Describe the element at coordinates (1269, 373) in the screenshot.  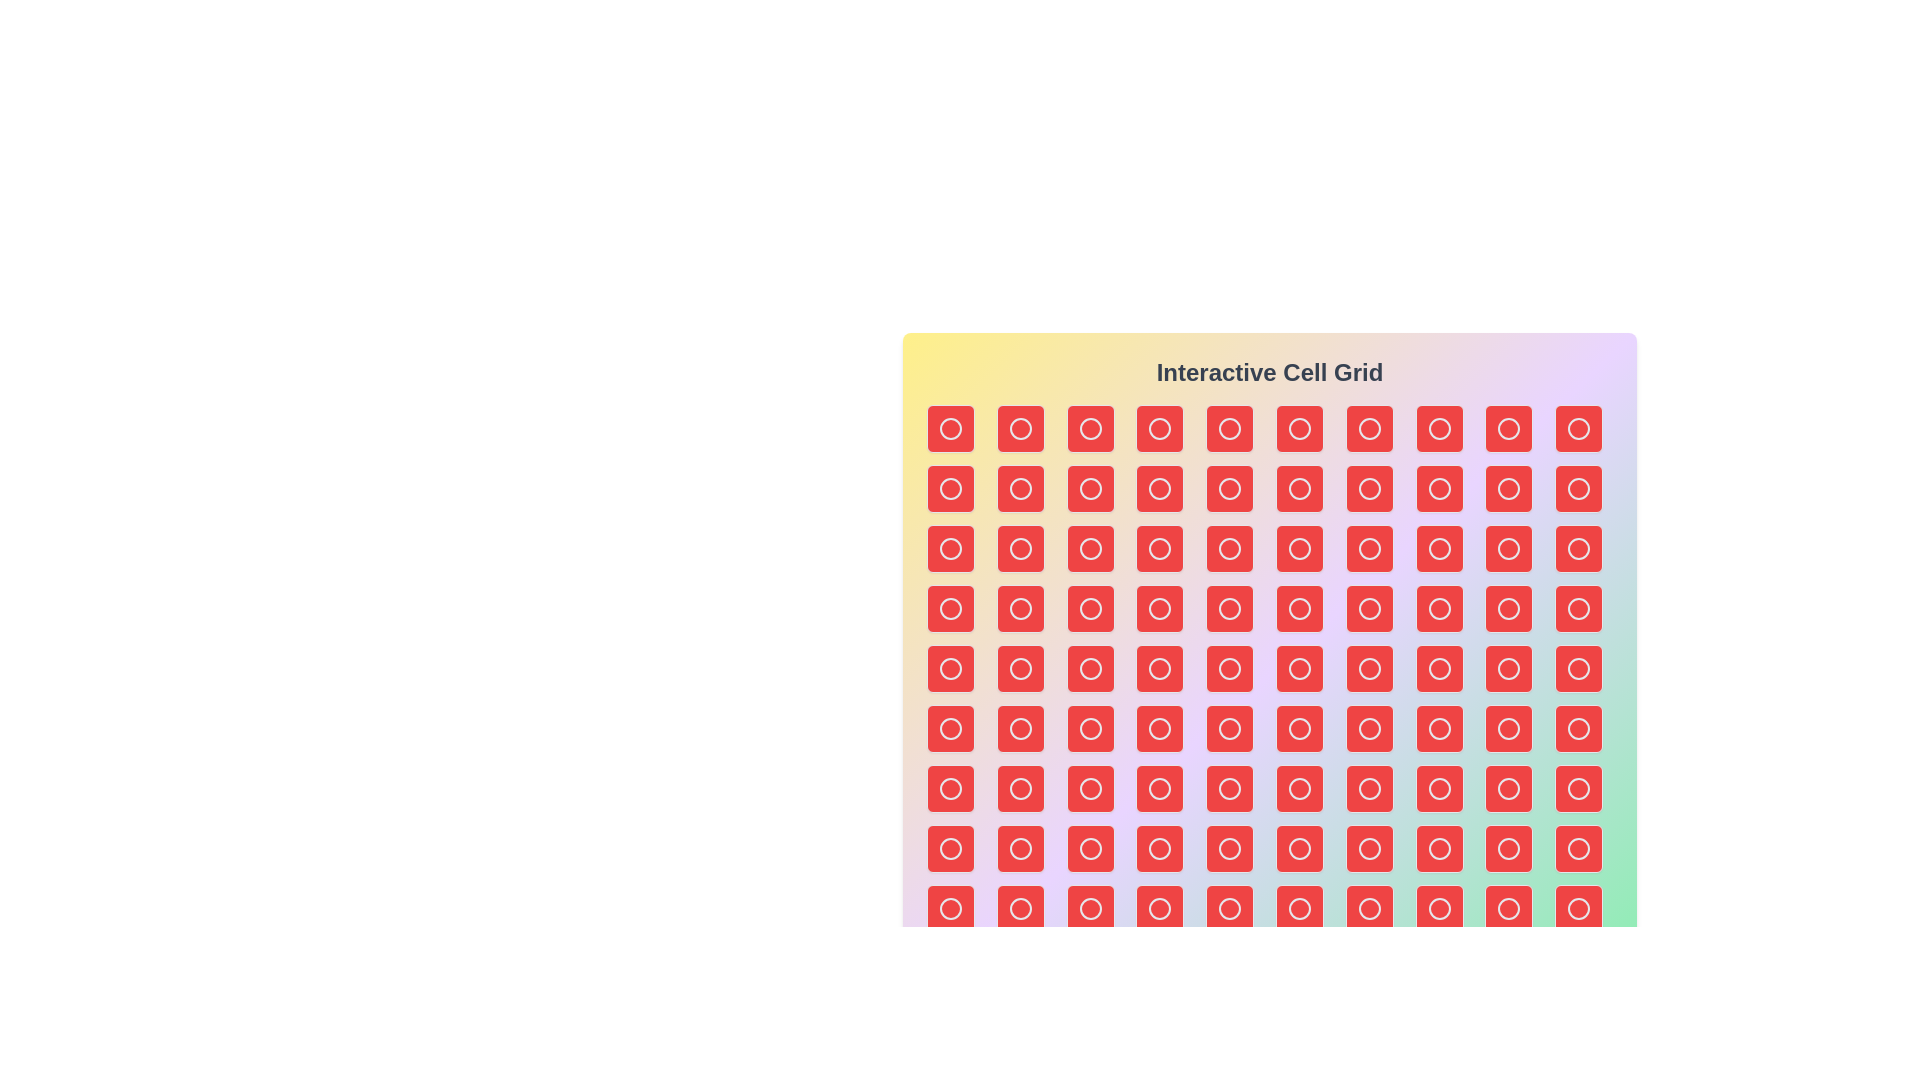
I see `the title text to focus on it` at that location.